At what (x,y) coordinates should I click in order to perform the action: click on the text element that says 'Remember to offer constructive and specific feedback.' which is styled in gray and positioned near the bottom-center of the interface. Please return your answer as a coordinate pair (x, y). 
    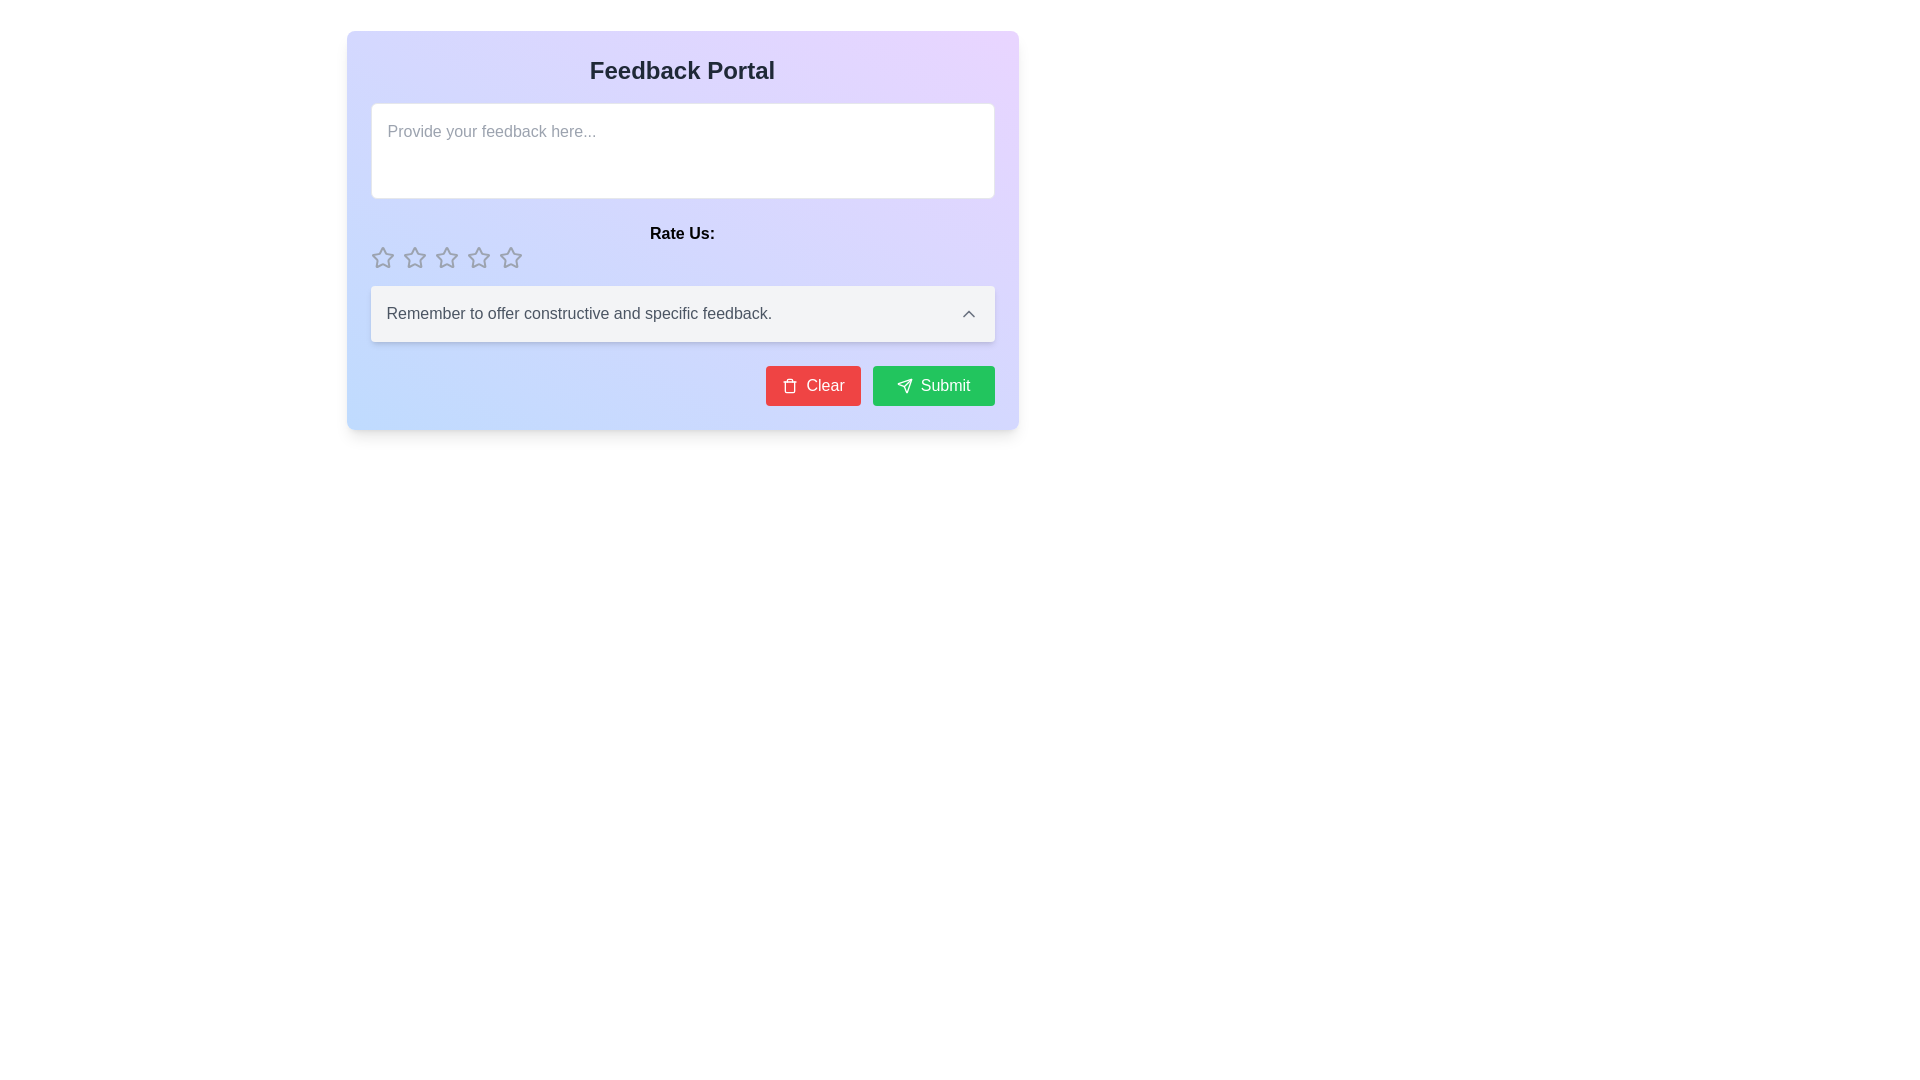
    Looking at the image, I should click on (682, 313).